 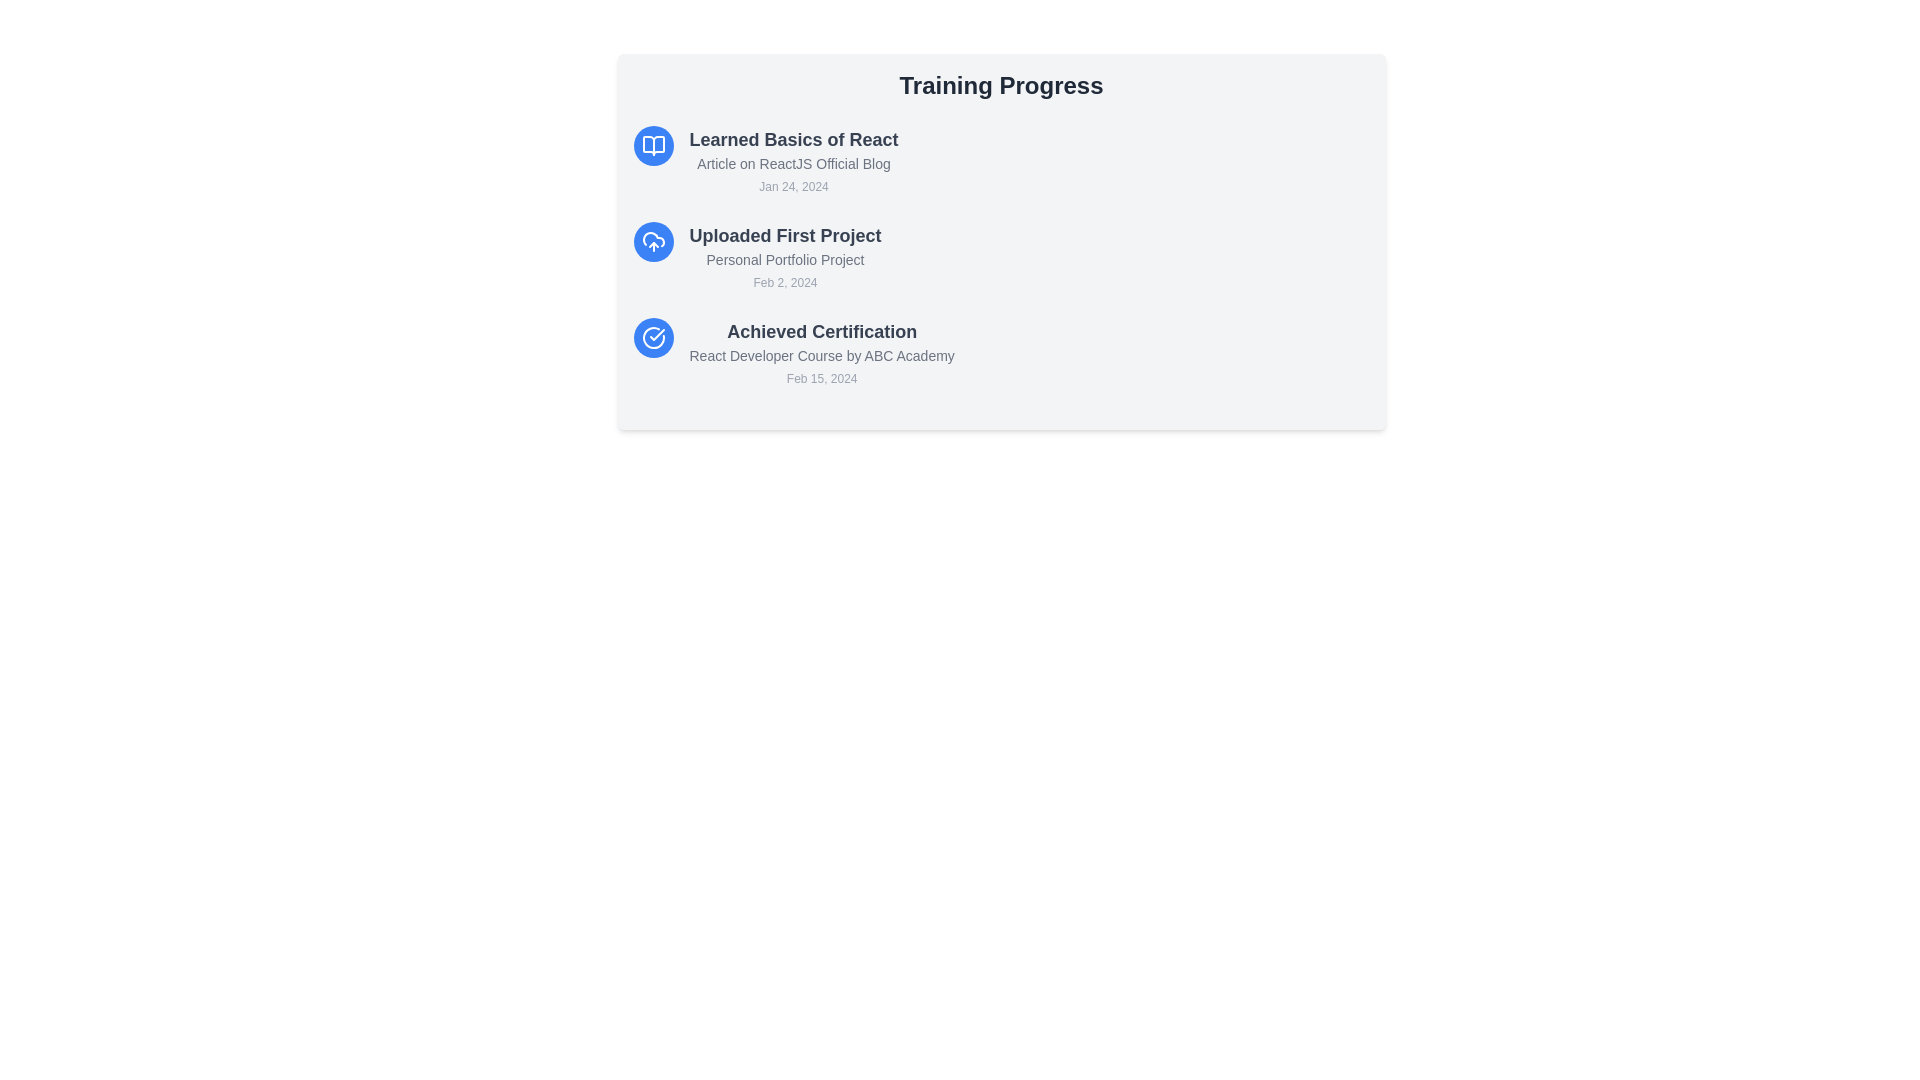 I want to click on the cloud upload icon within the 'Uploaded First Project' step, which is styled in white with a blue circular background, so click(x=653, y=241).